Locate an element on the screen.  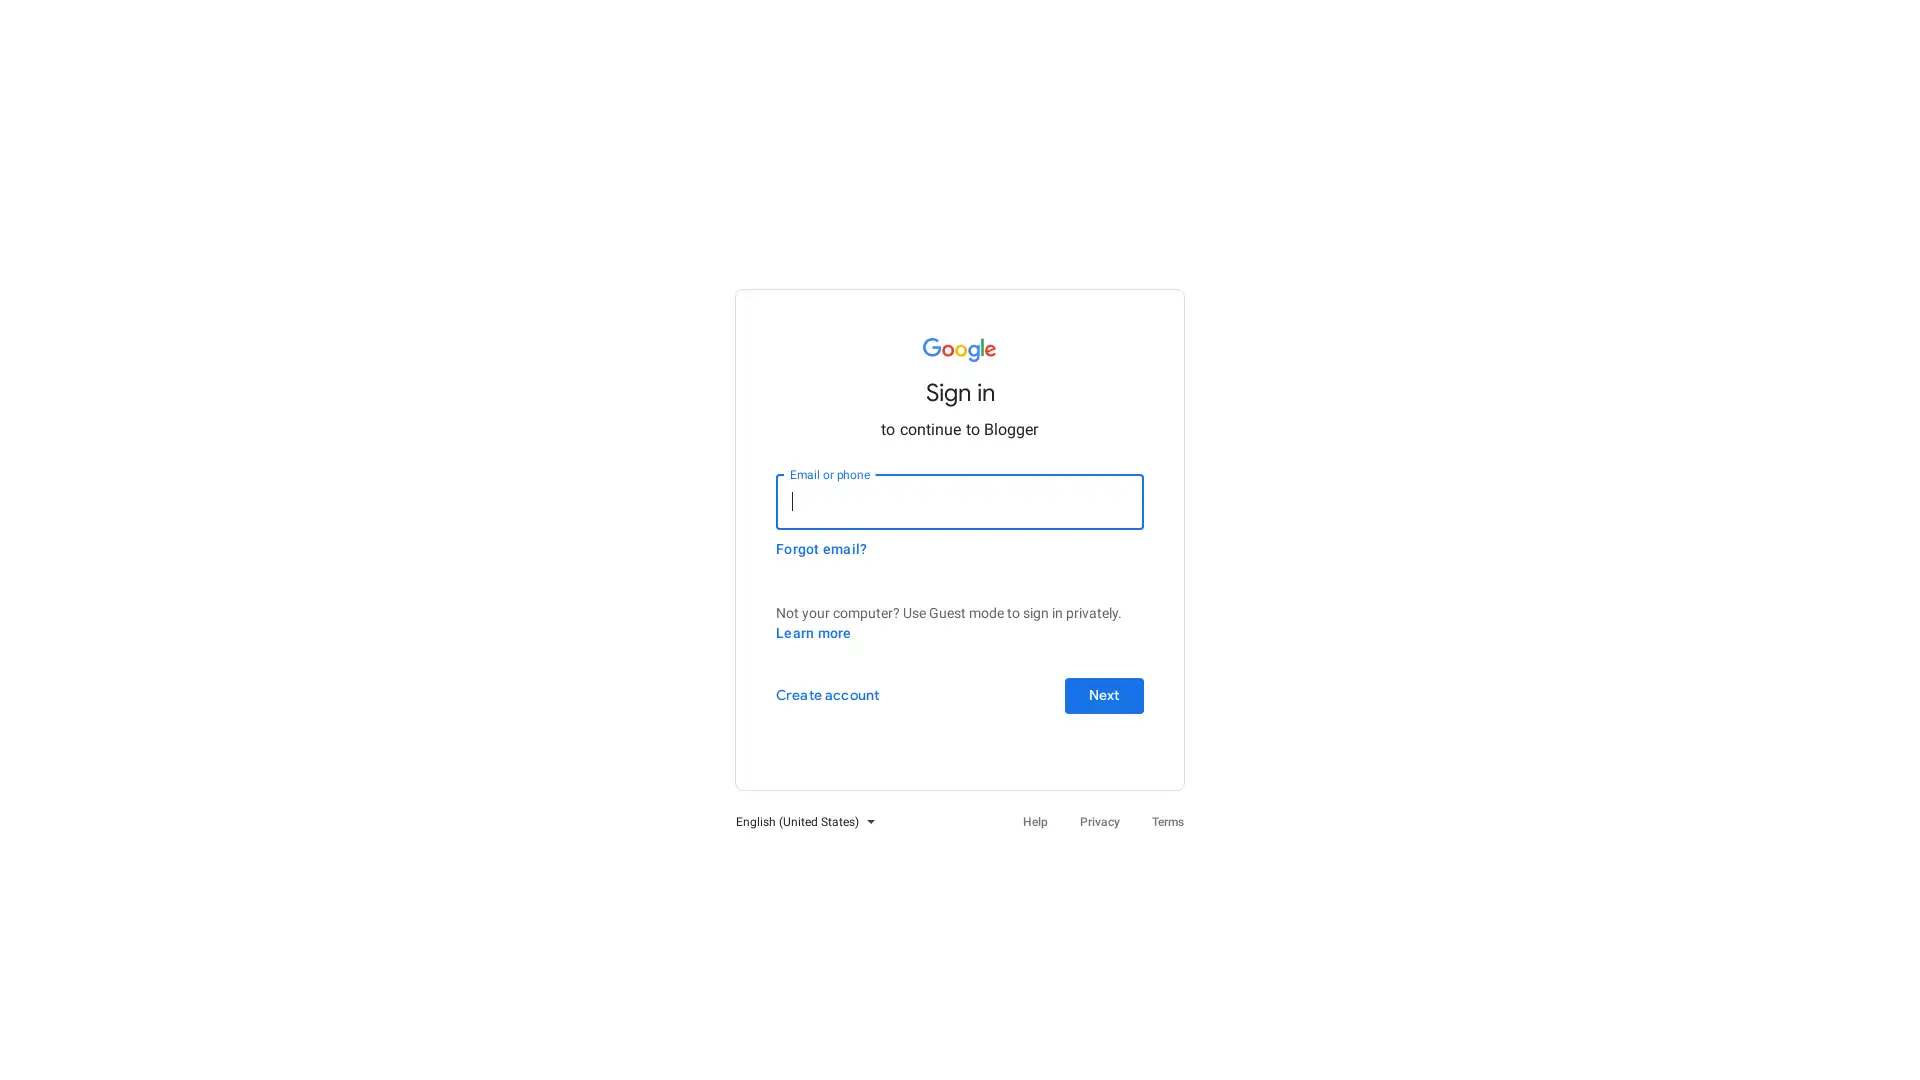
Next is located at coordinates (1103, 693).